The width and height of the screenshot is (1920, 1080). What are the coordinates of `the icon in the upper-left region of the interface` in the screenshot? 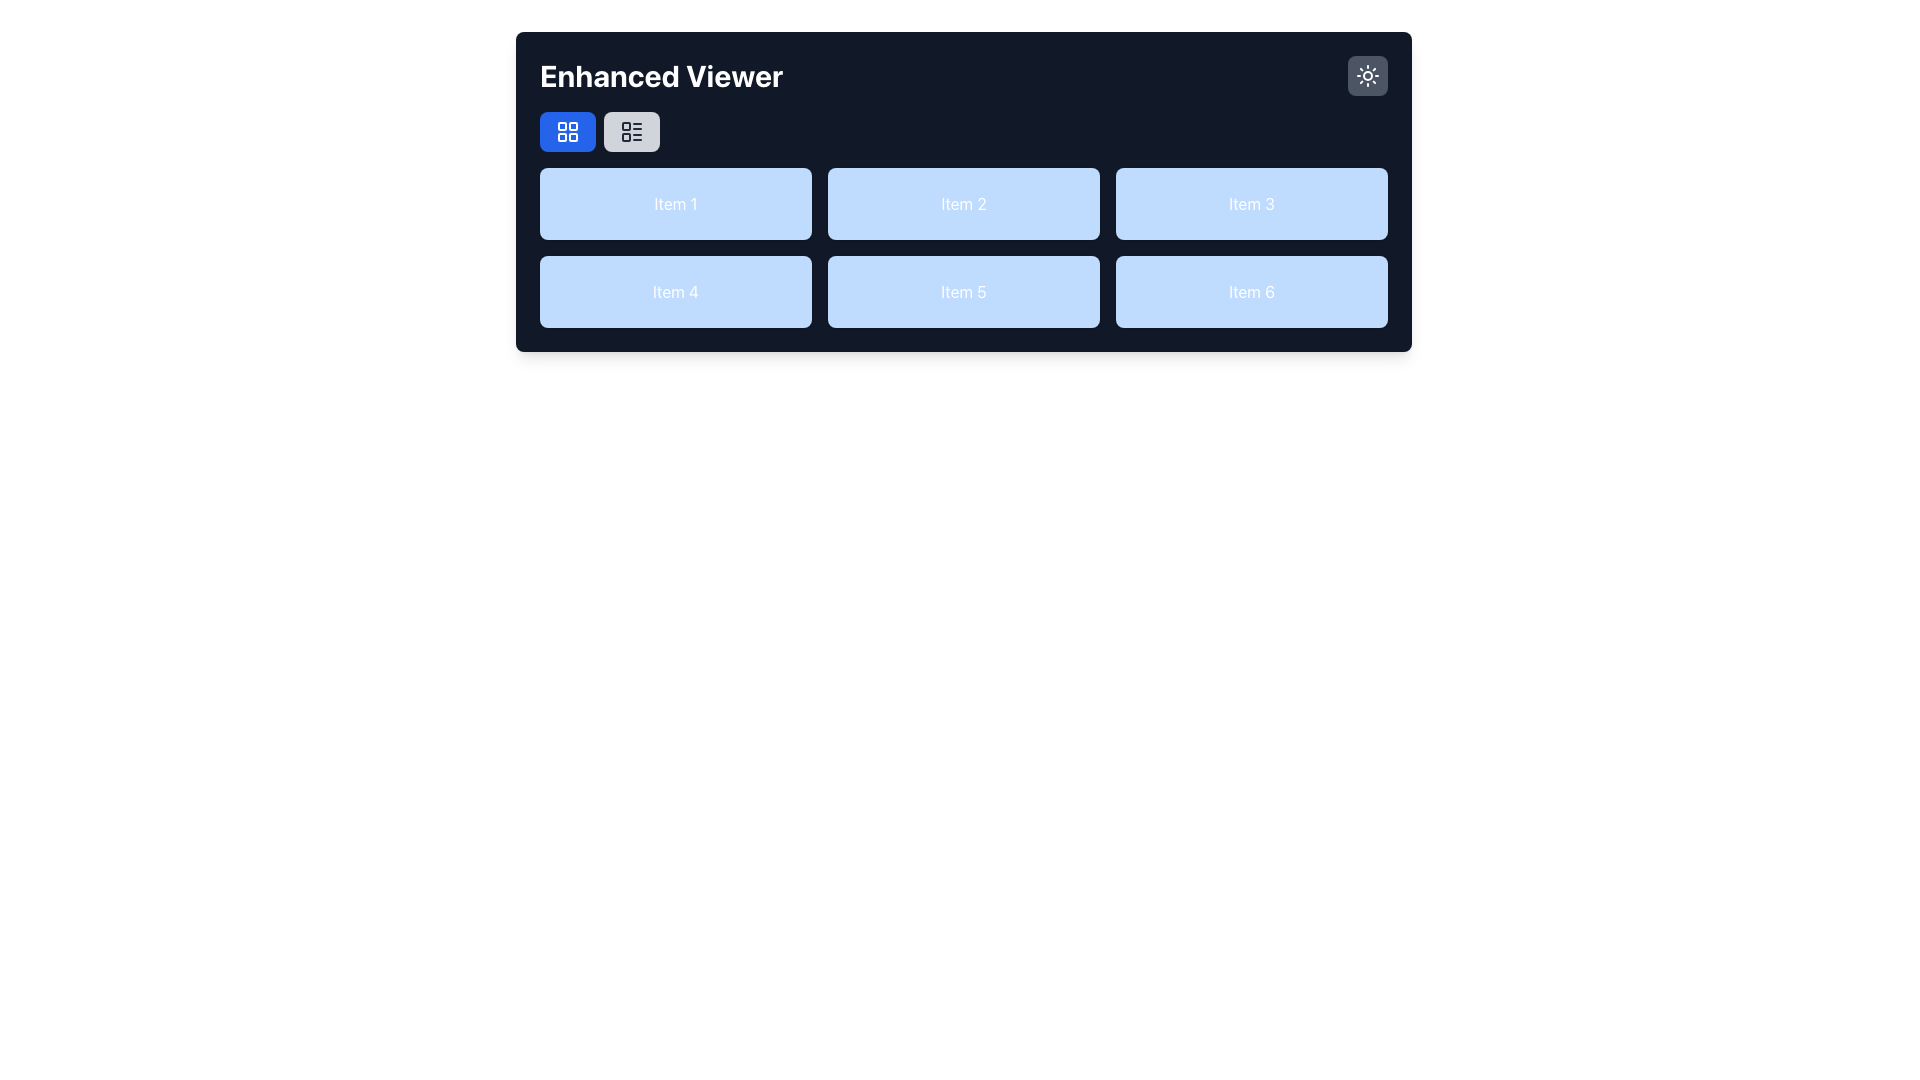 It's located at (566, 131).